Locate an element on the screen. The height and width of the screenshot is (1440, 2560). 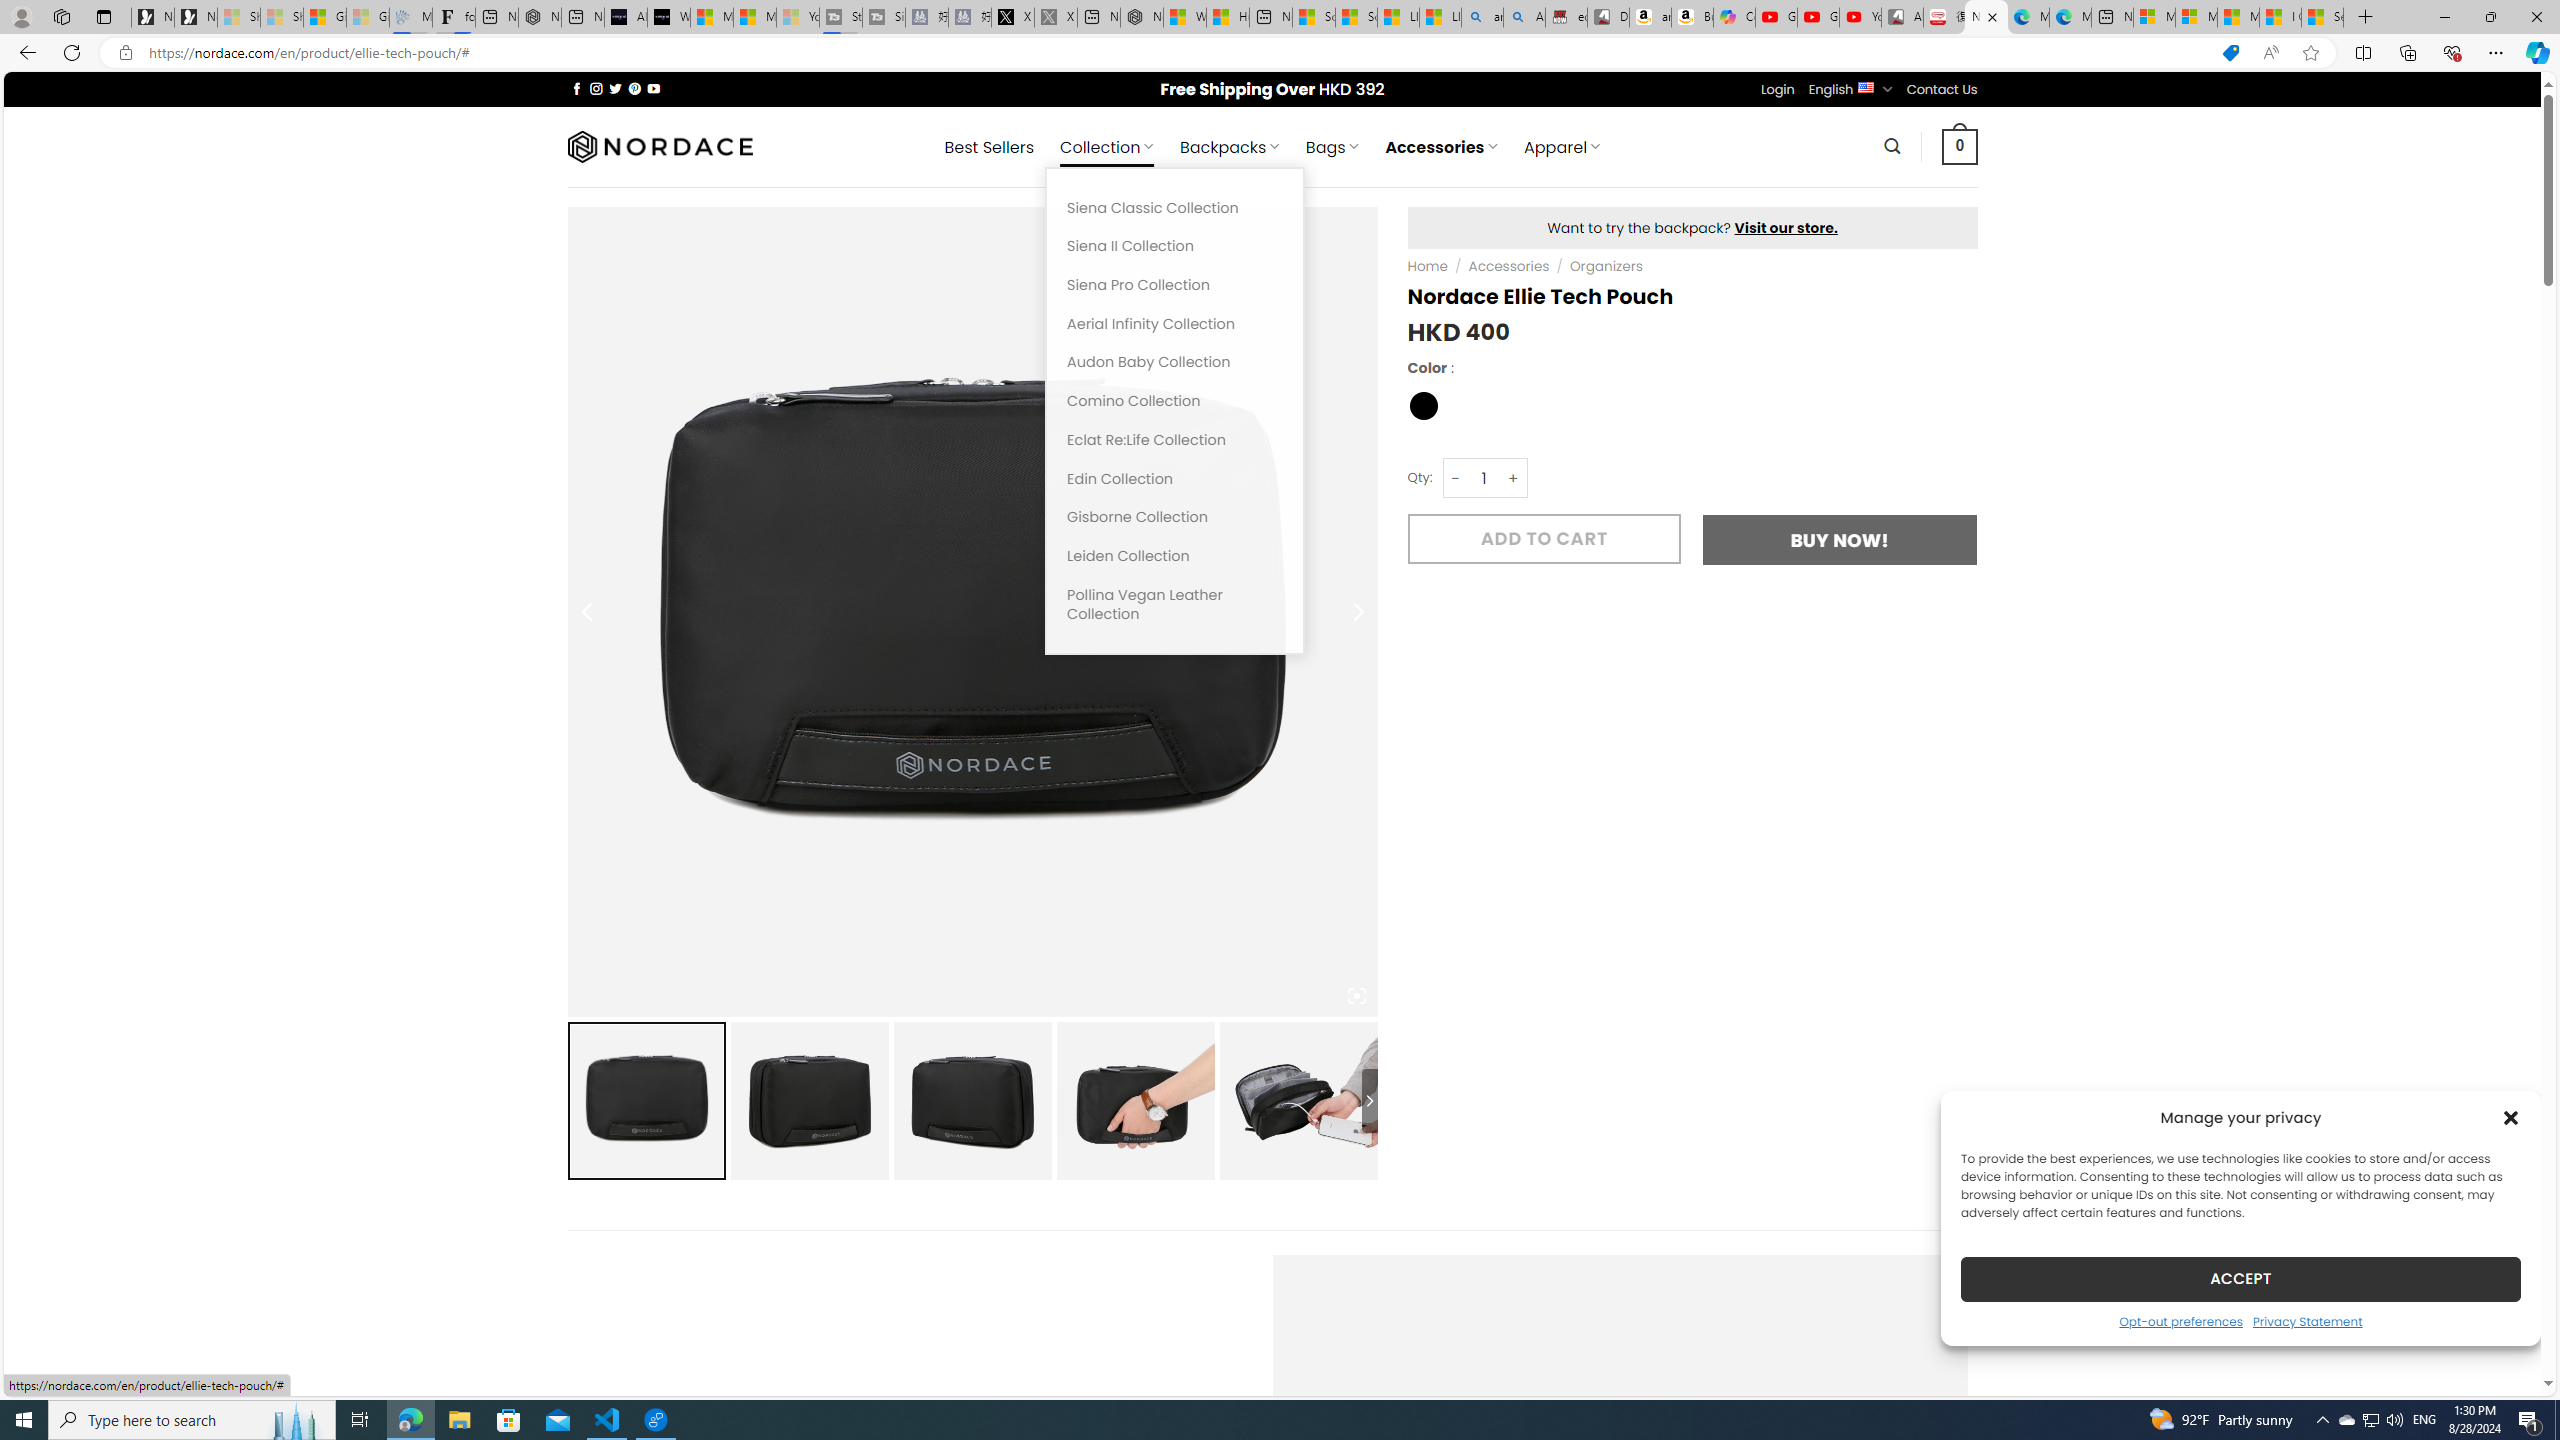
'Follow on Pinterest' is located at coordinates (632, 88).